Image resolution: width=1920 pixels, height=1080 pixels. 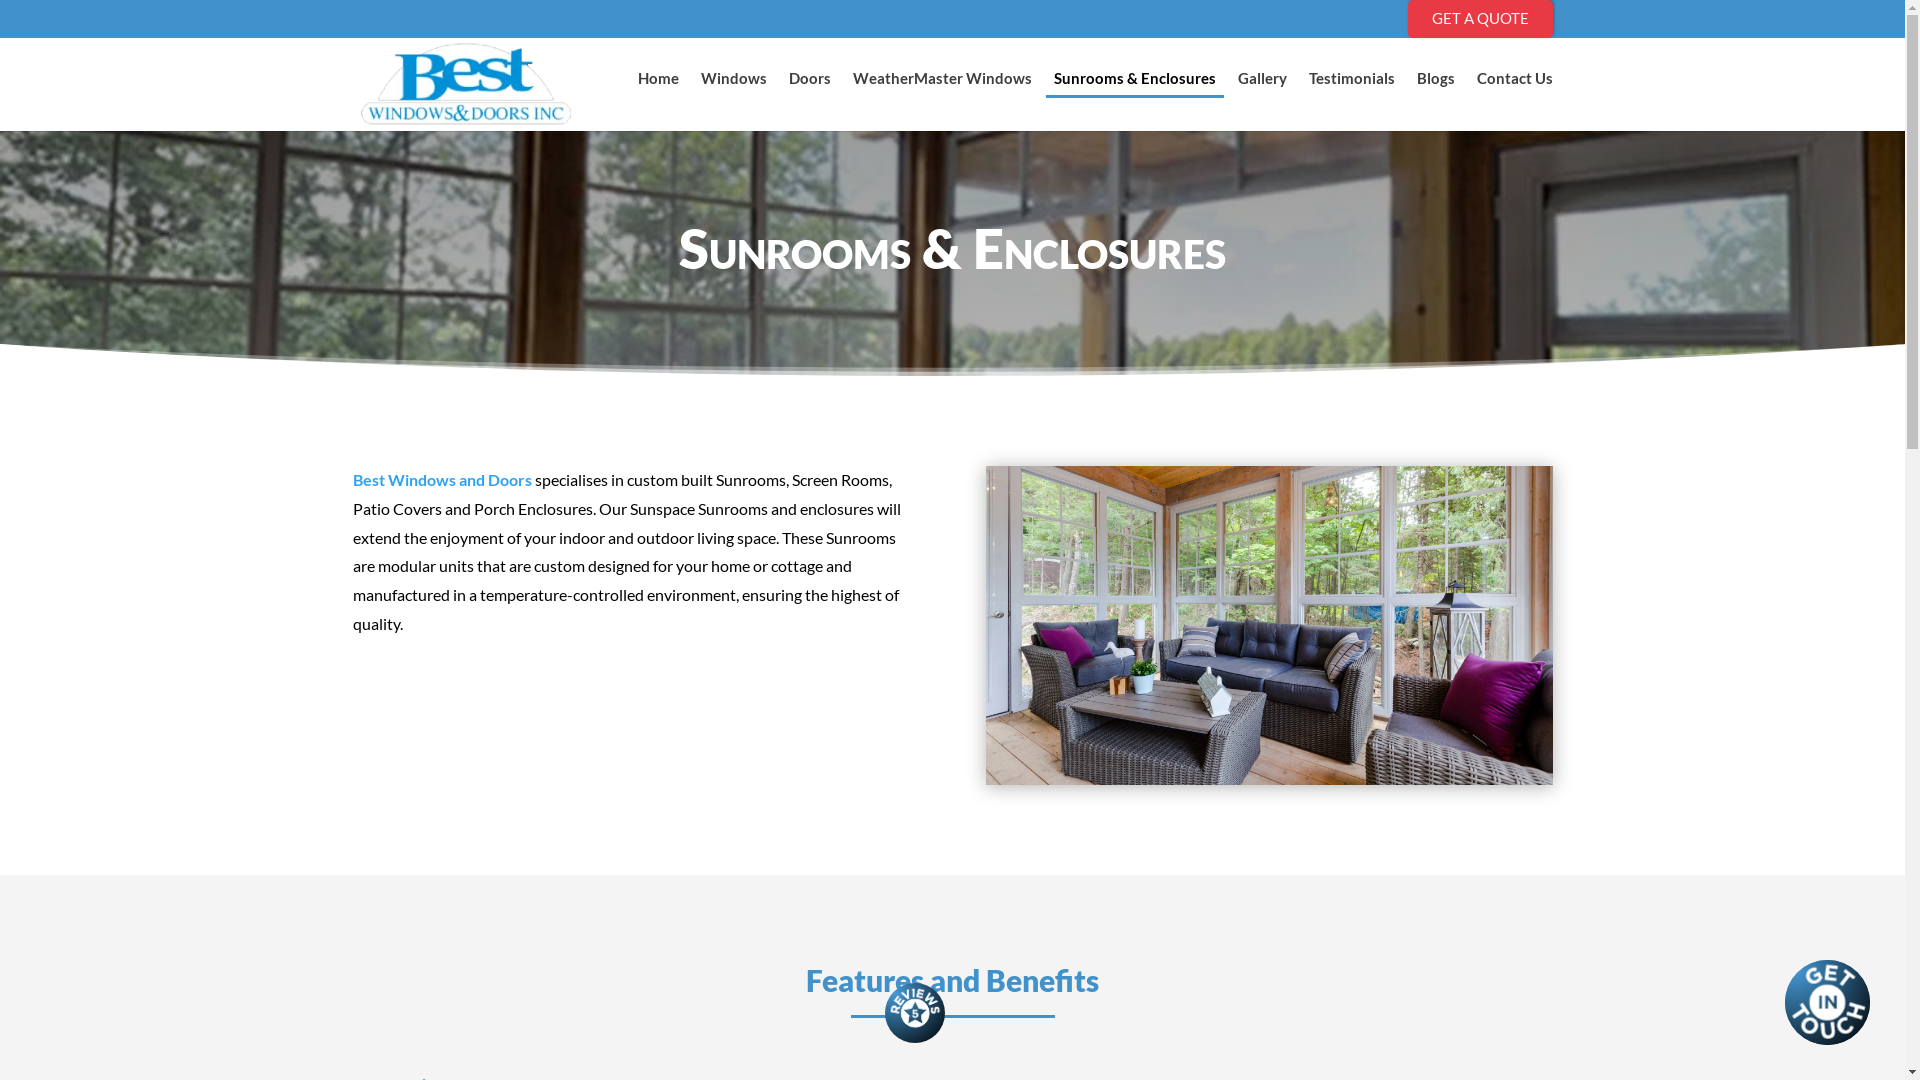 I want to click on 'Testimonials', so click(x=1350, y=94).